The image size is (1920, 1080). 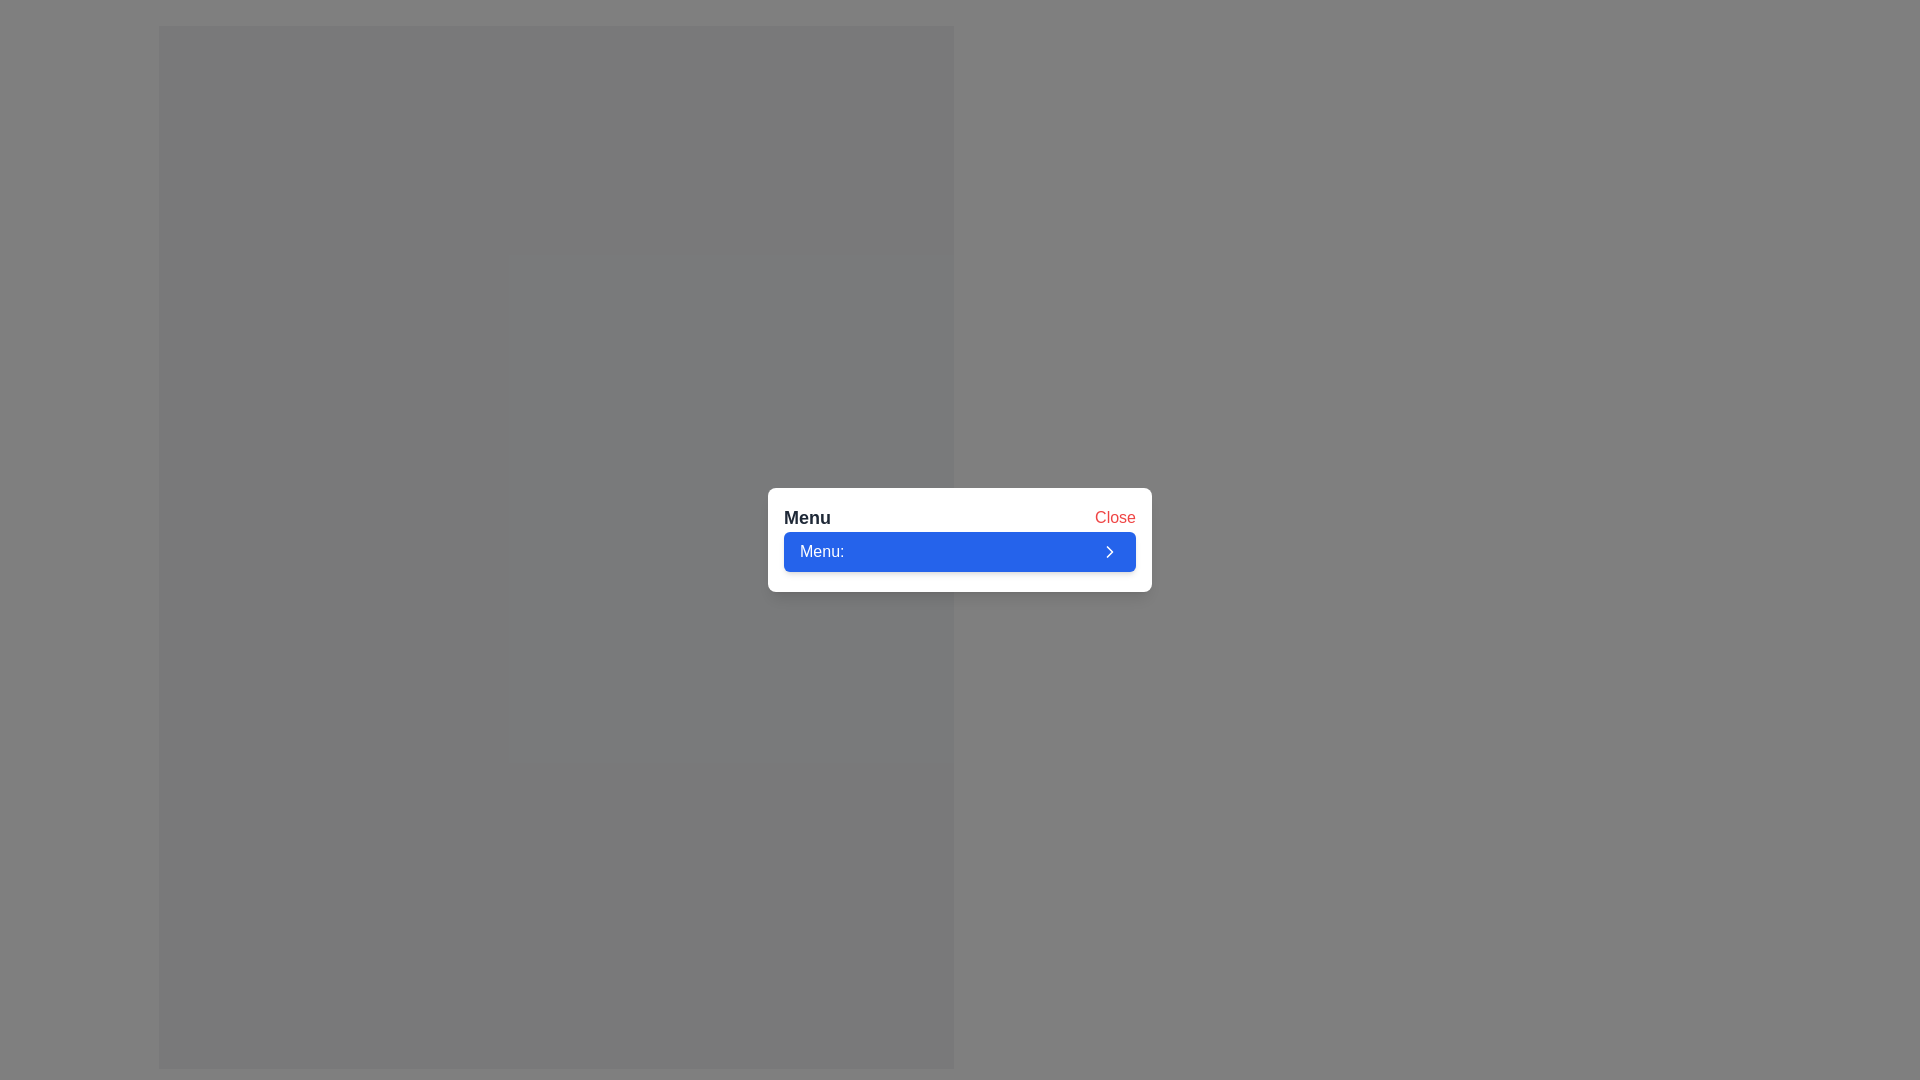 What do you see at coordinates (1108, 551) in the screenshot?
I see `the rightward-pointing chevron icon` at bounding box center [1108, 551].